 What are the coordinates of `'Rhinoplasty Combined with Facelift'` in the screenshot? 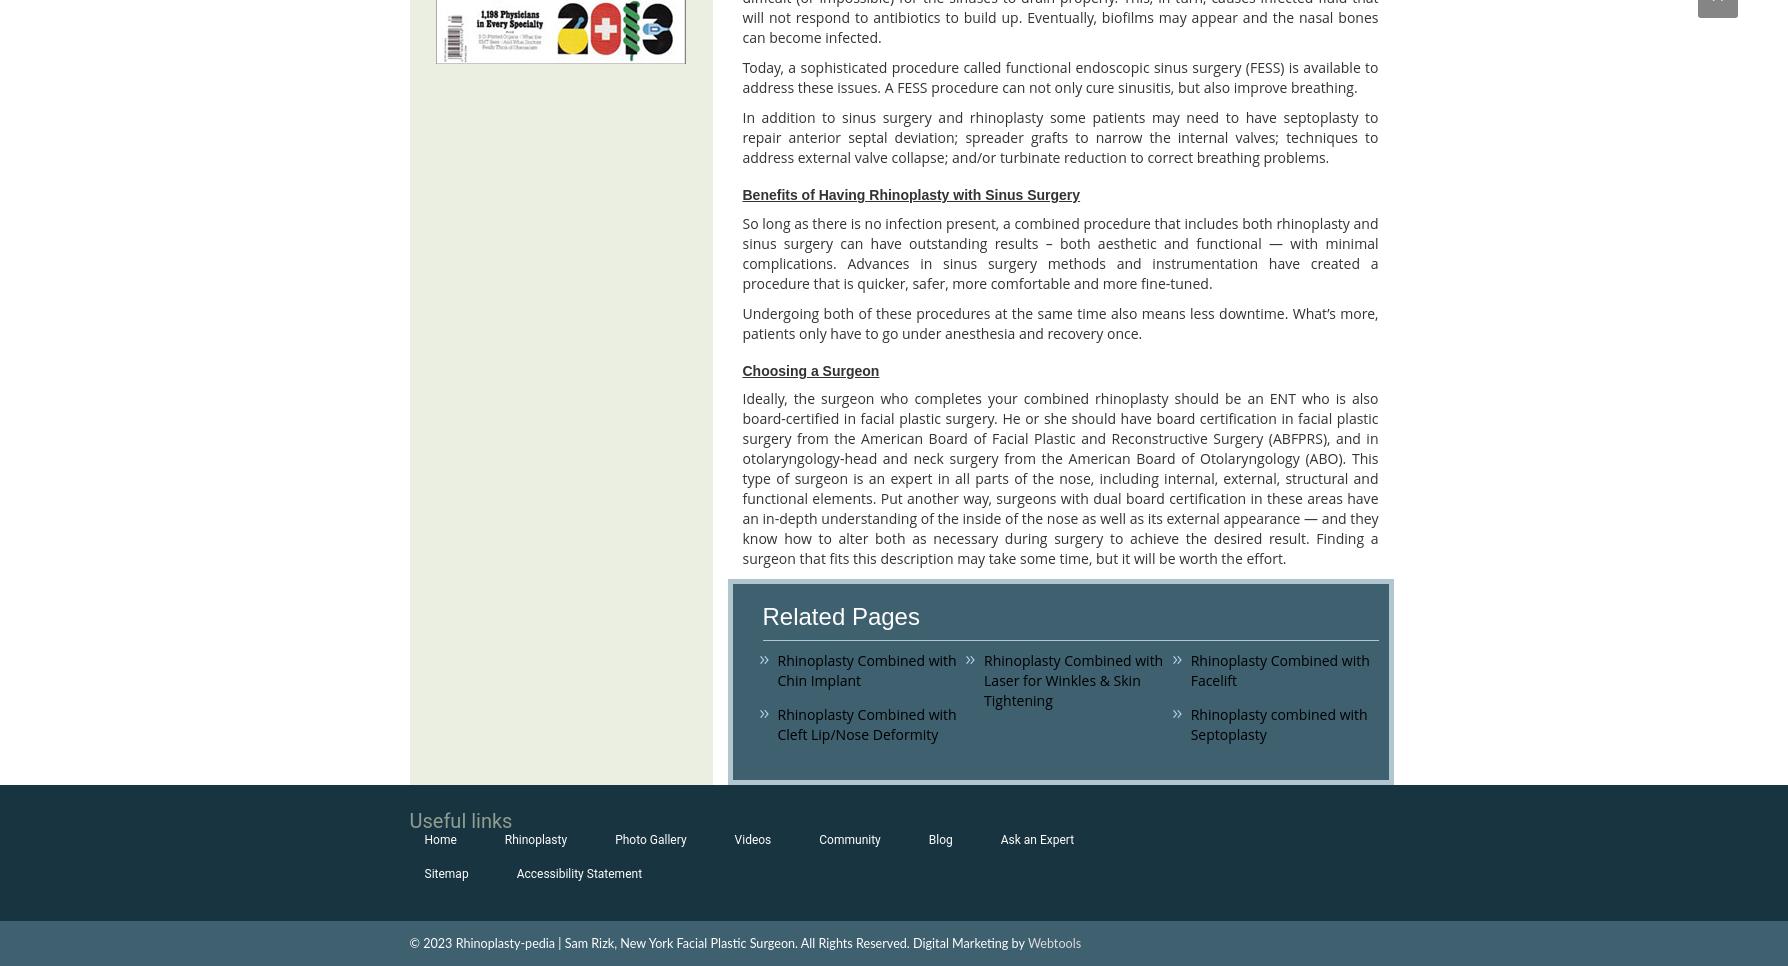 It's located at (1278, 669).